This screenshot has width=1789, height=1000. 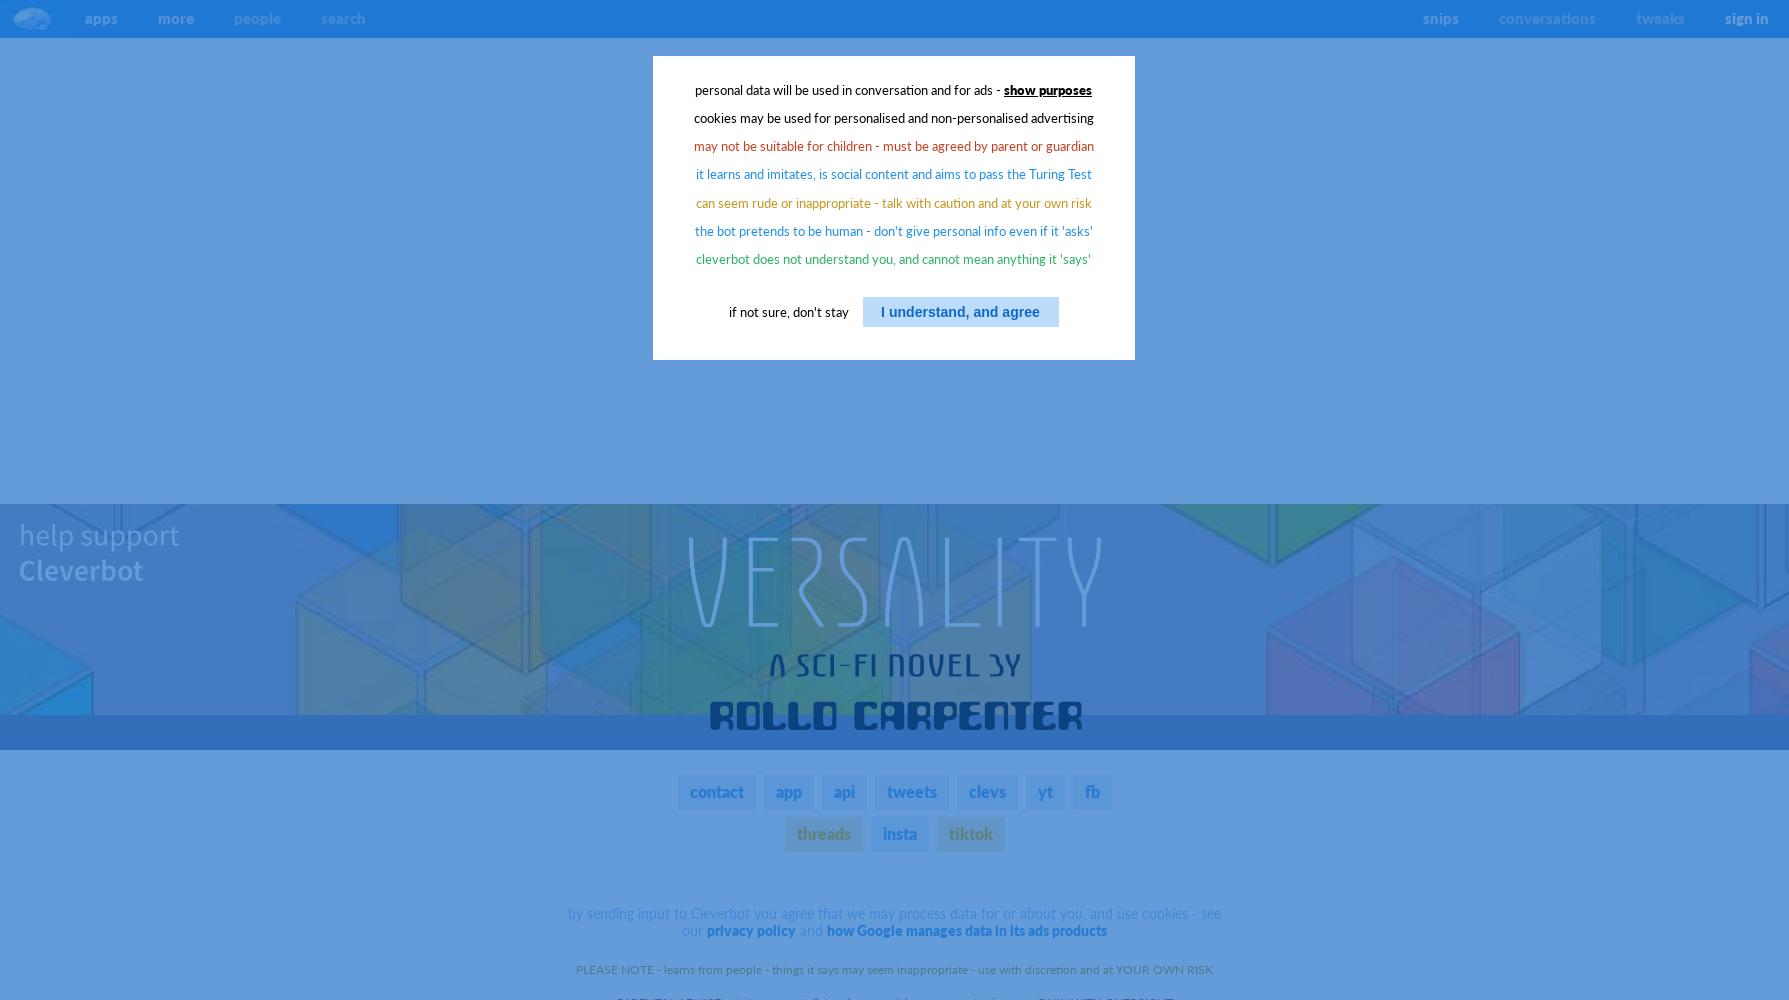 What do you see at coordinates (822, 831) in the screenshot?
I see `'threads'` at bounding box center [822, 831].